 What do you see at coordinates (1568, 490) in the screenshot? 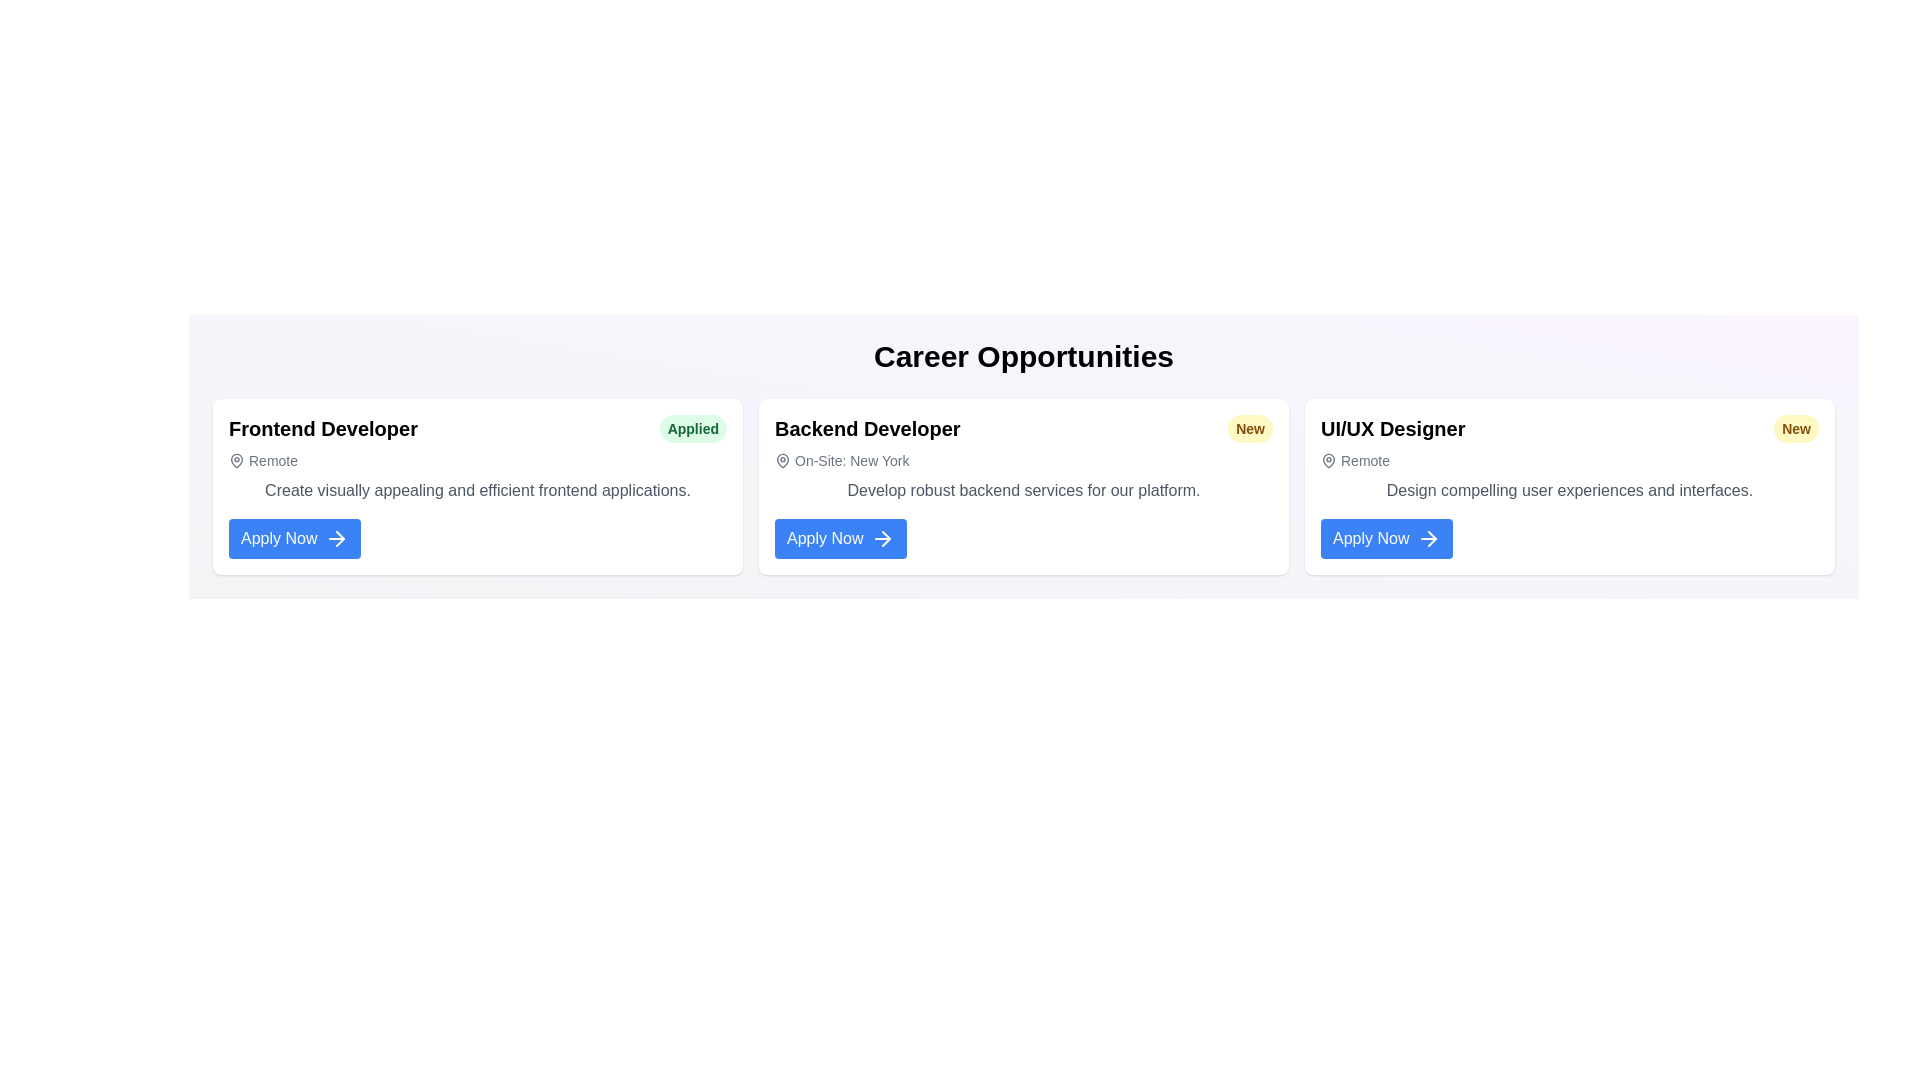
I see `text content of the description label for the 'UI/UX Designer' job role, which is the third line of text in the job card, located below the job title and above the 'Apply Now' button` at bounding box center [1568, 490].